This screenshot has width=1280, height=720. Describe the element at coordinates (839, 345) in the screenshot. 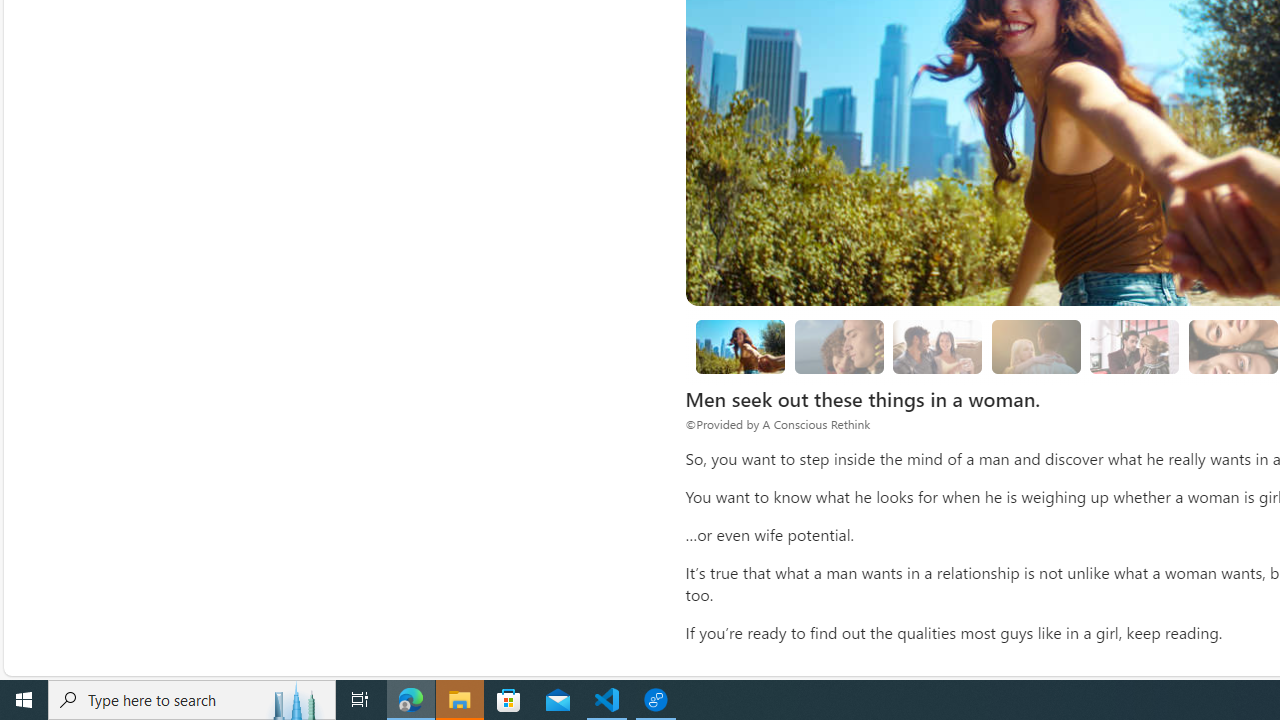

I see `'1. She is compassionate.'` at that location.